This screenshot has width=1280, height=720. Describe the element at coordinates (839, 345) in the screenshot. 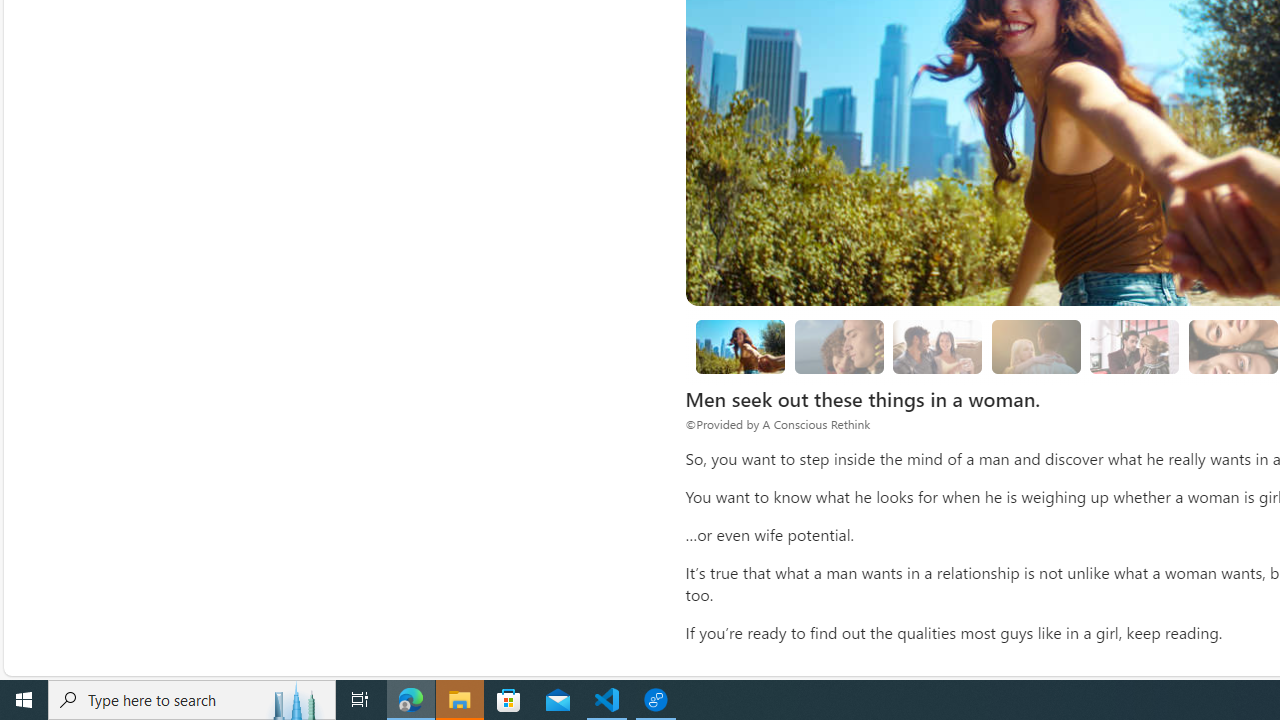

I see `'1. She is compassionate.'` at that location.